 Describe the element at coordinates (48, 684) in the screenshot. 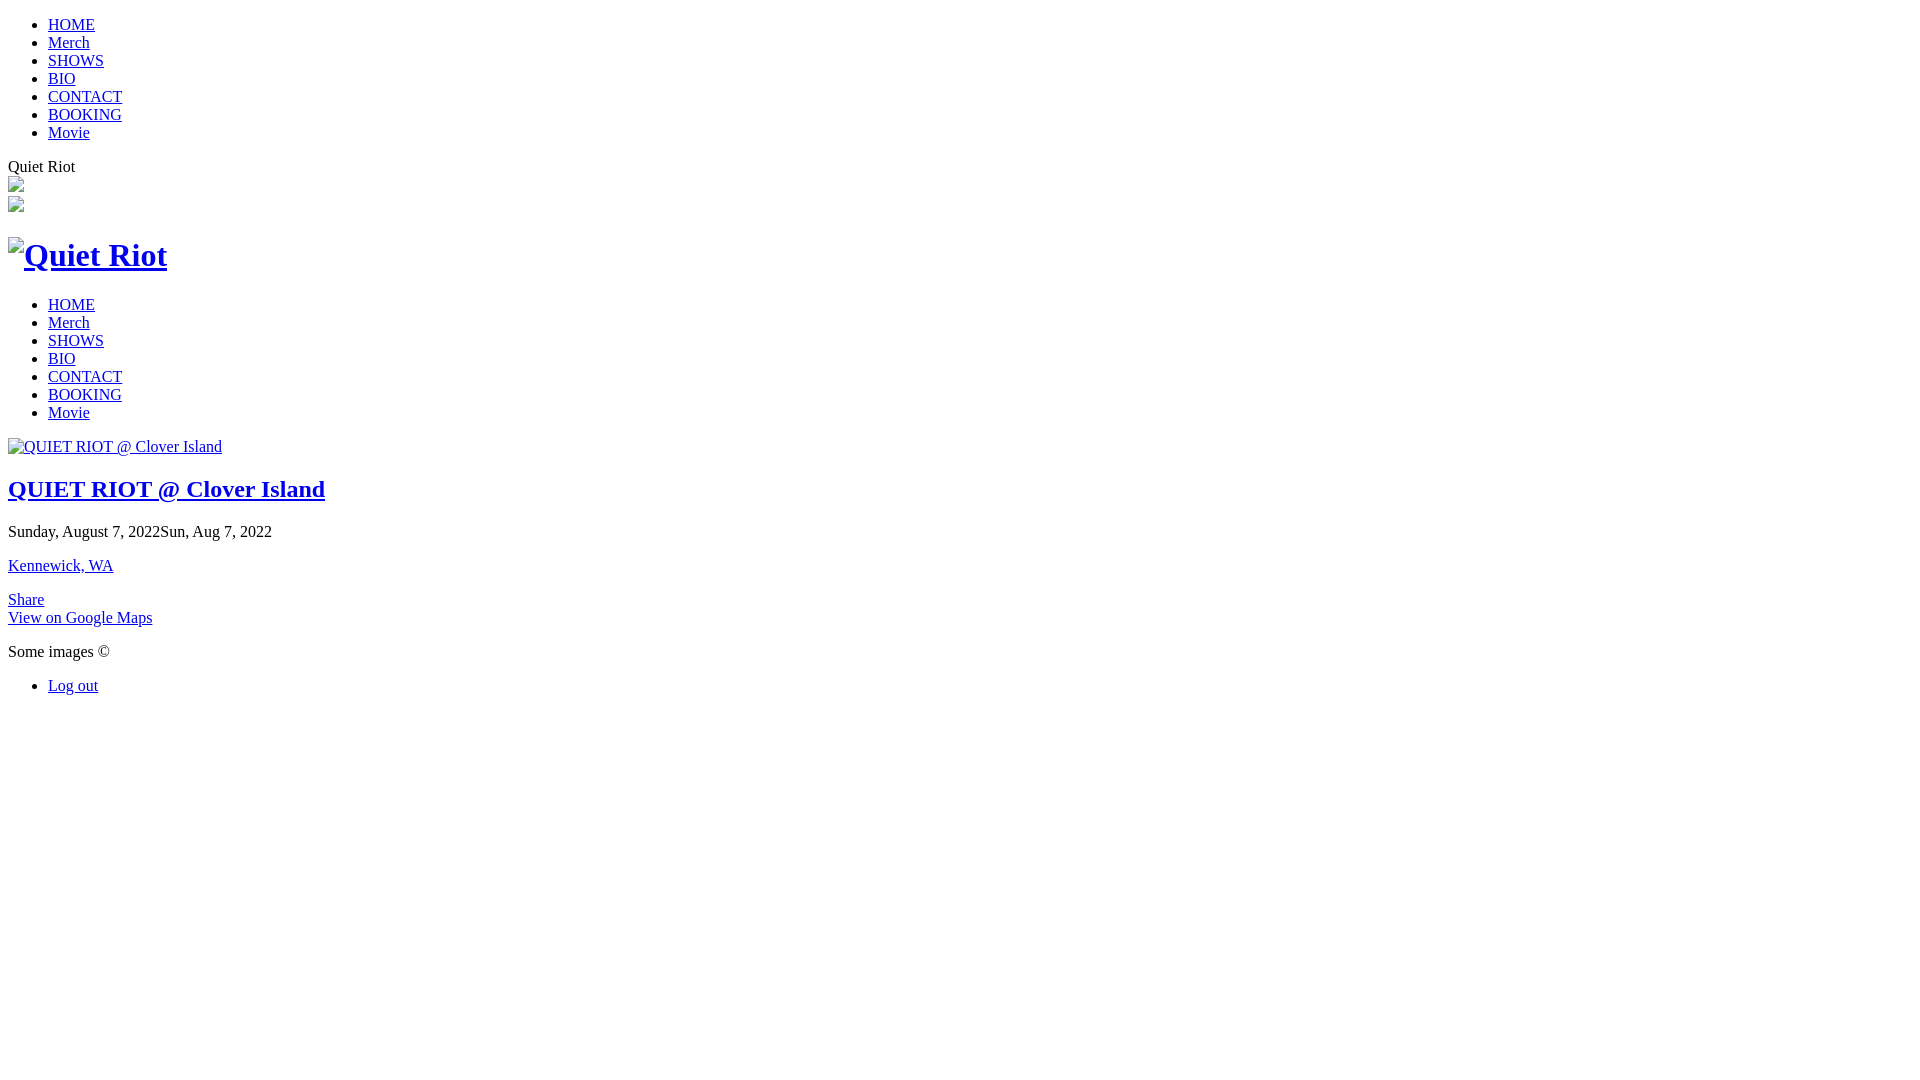

I see `'Log out'` at that location.